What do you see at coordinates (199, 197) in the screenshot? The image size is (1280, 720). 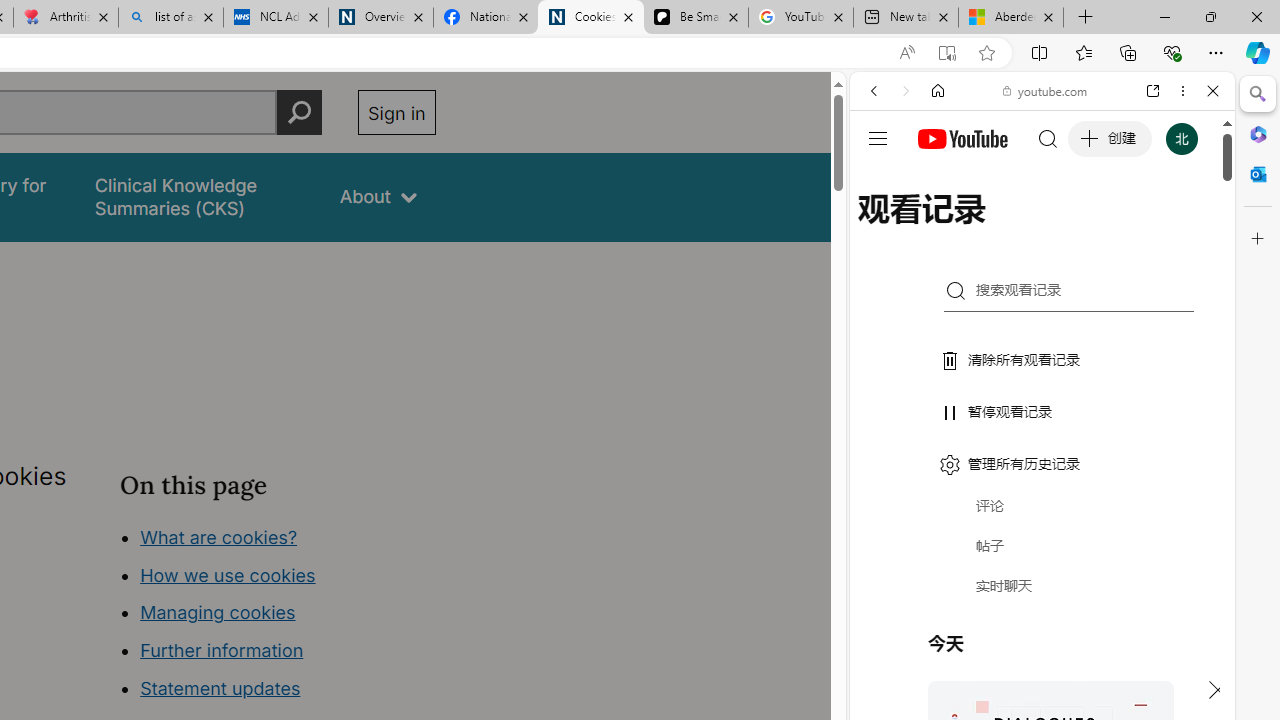 I see `'false'` at bounding box center [199, 197].